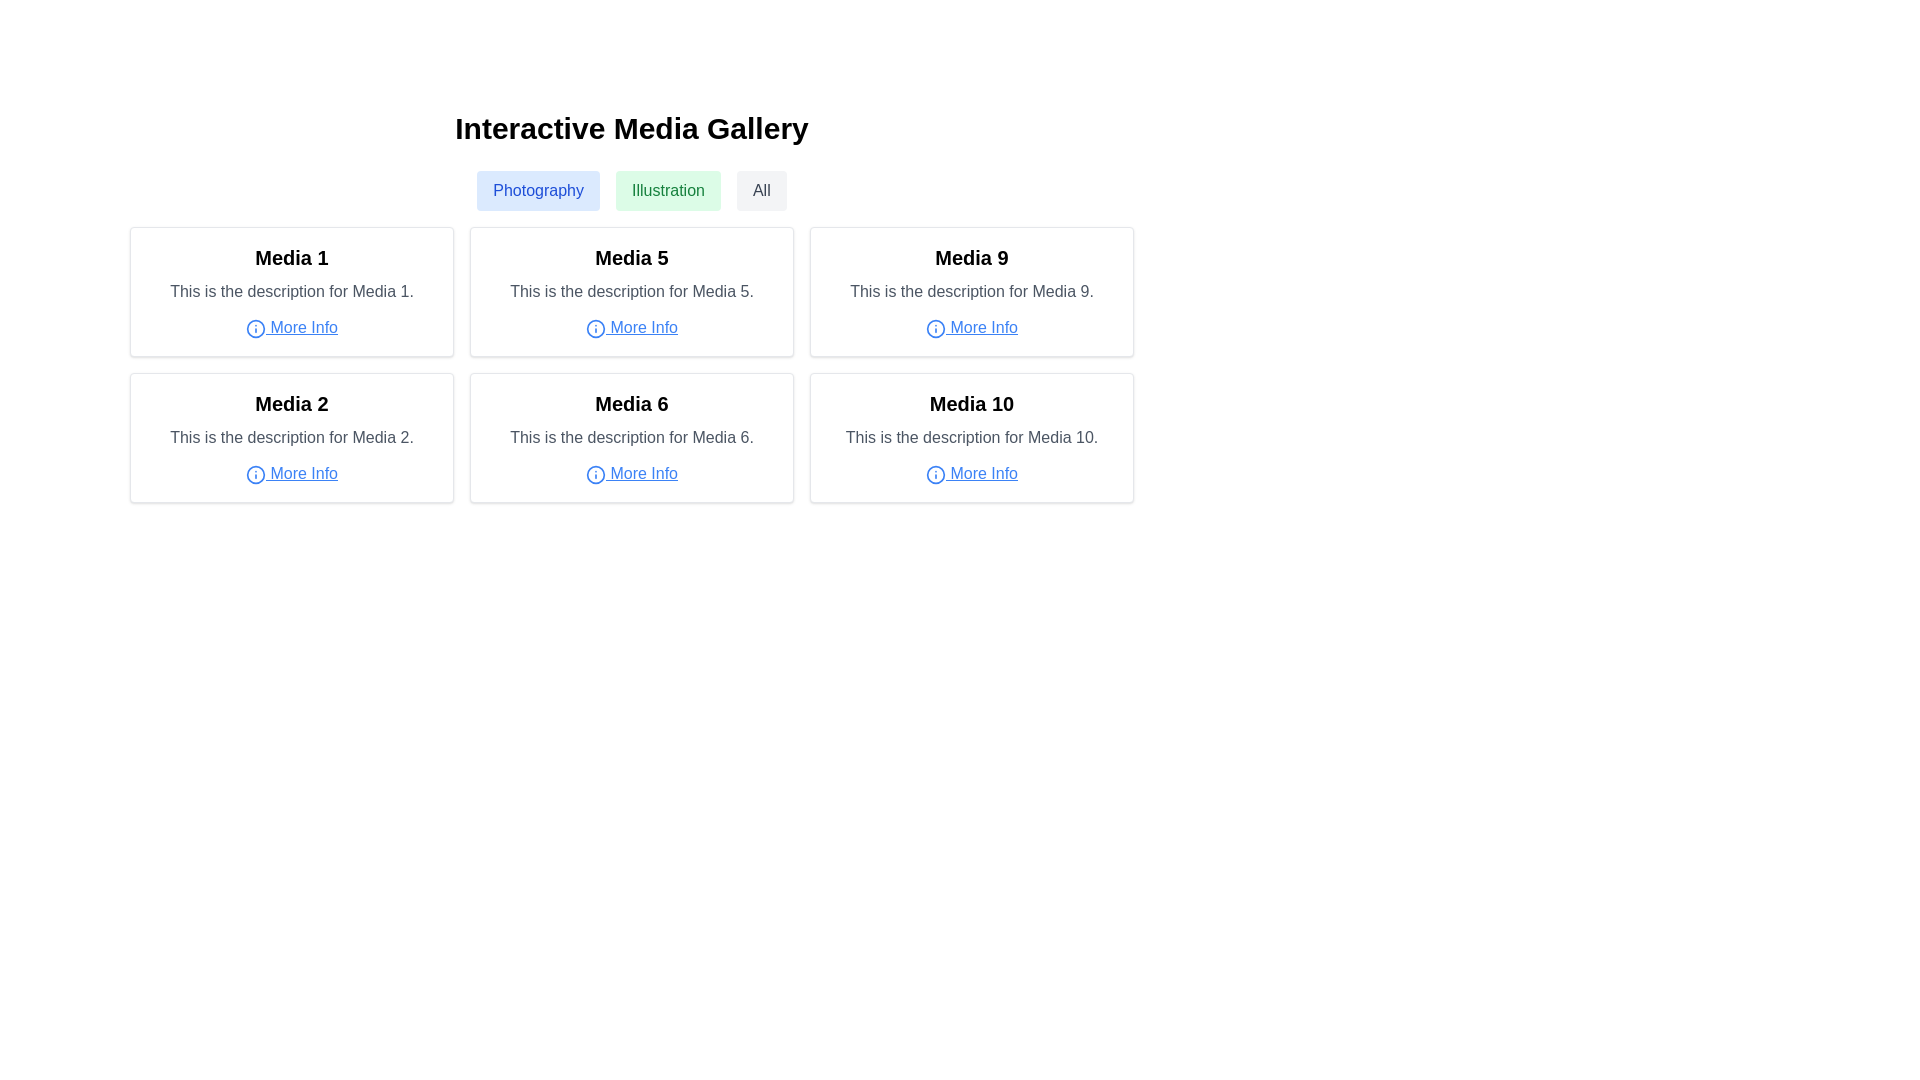 This screenshot has width=1920, height=1080. What do you see at coordinates (971, 404) in the screenshot?
I see `the bold text label titled 'Media 10' located at the top of the second card in the bottom row of the grid view` at bounding box center [971, 404].